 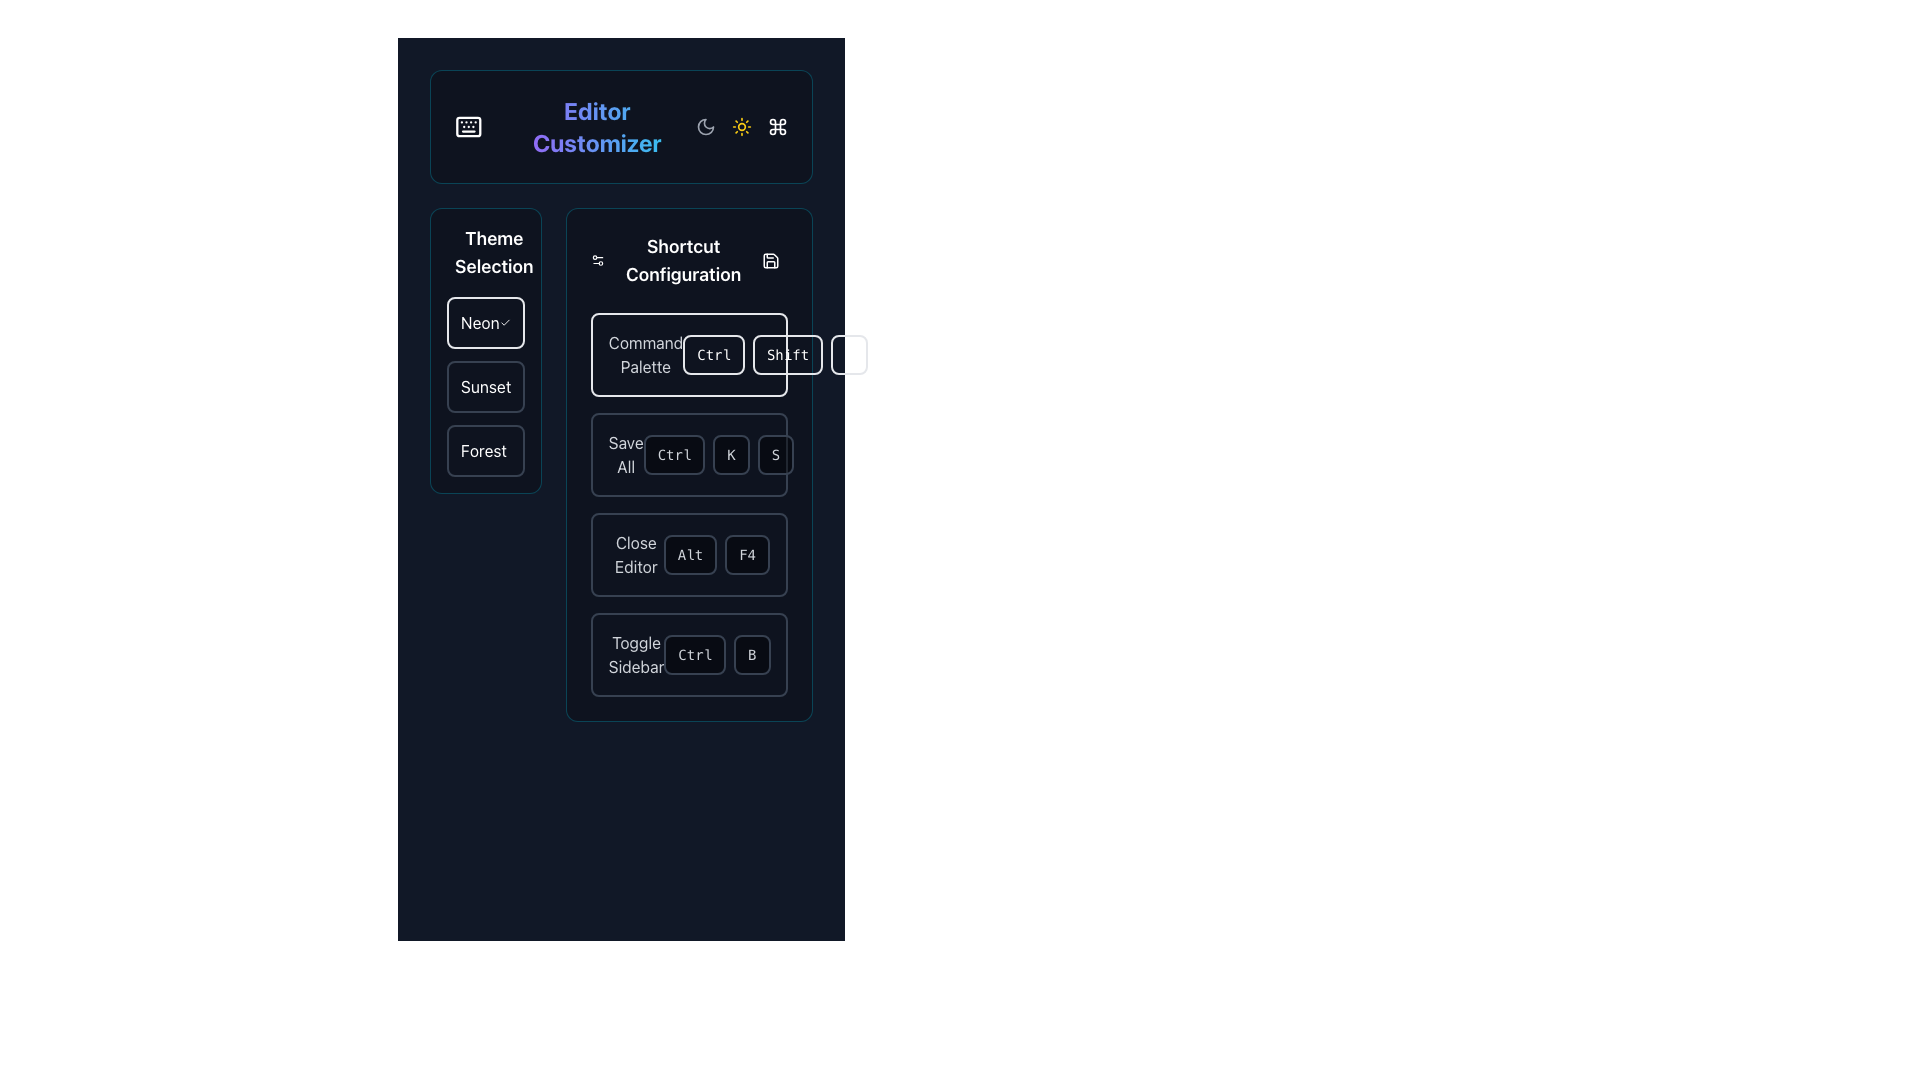 What do you see at coordinates (775, 455) in the screenshot?
I see `the 'S' Shortcut key button, which is the third button in the 'Save All' group, to simulate a key press` at bounding box center [775, 455].